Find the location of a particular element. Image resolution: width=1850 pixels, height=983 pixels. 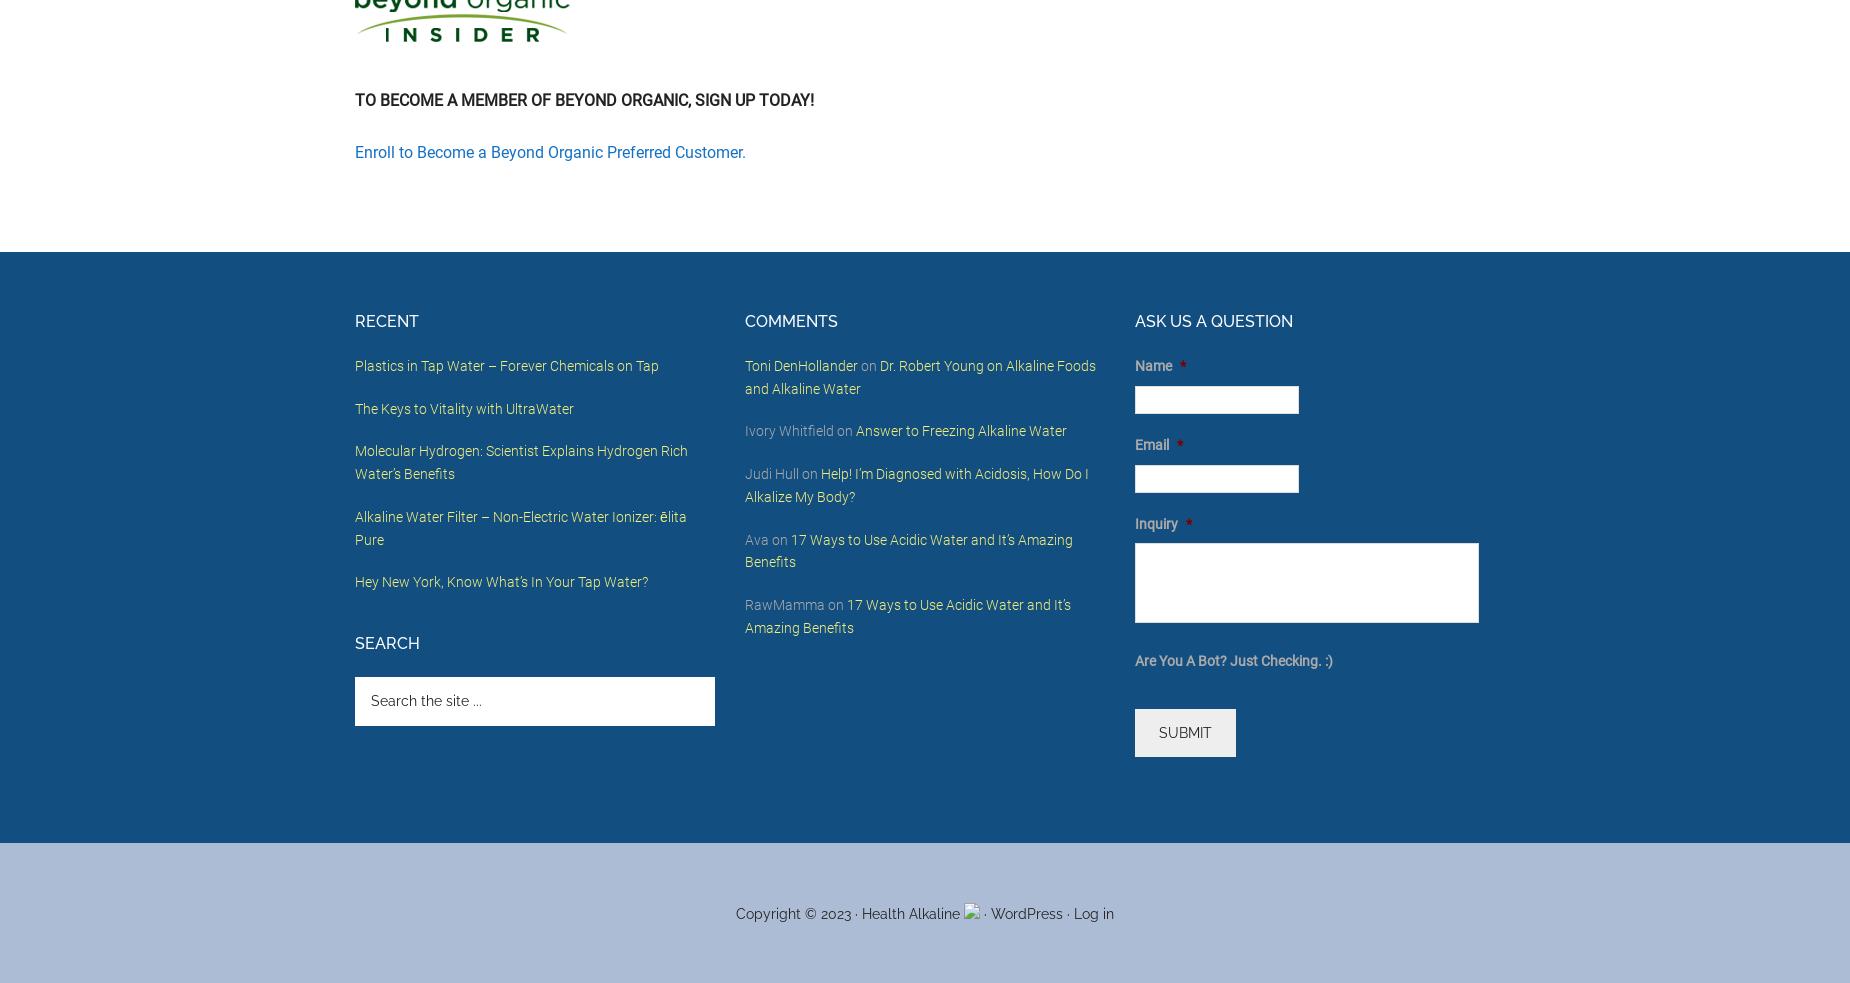

'Plastics in Tap Water – Forever Chemicals on Tap' is located at coordinates (507, 363).